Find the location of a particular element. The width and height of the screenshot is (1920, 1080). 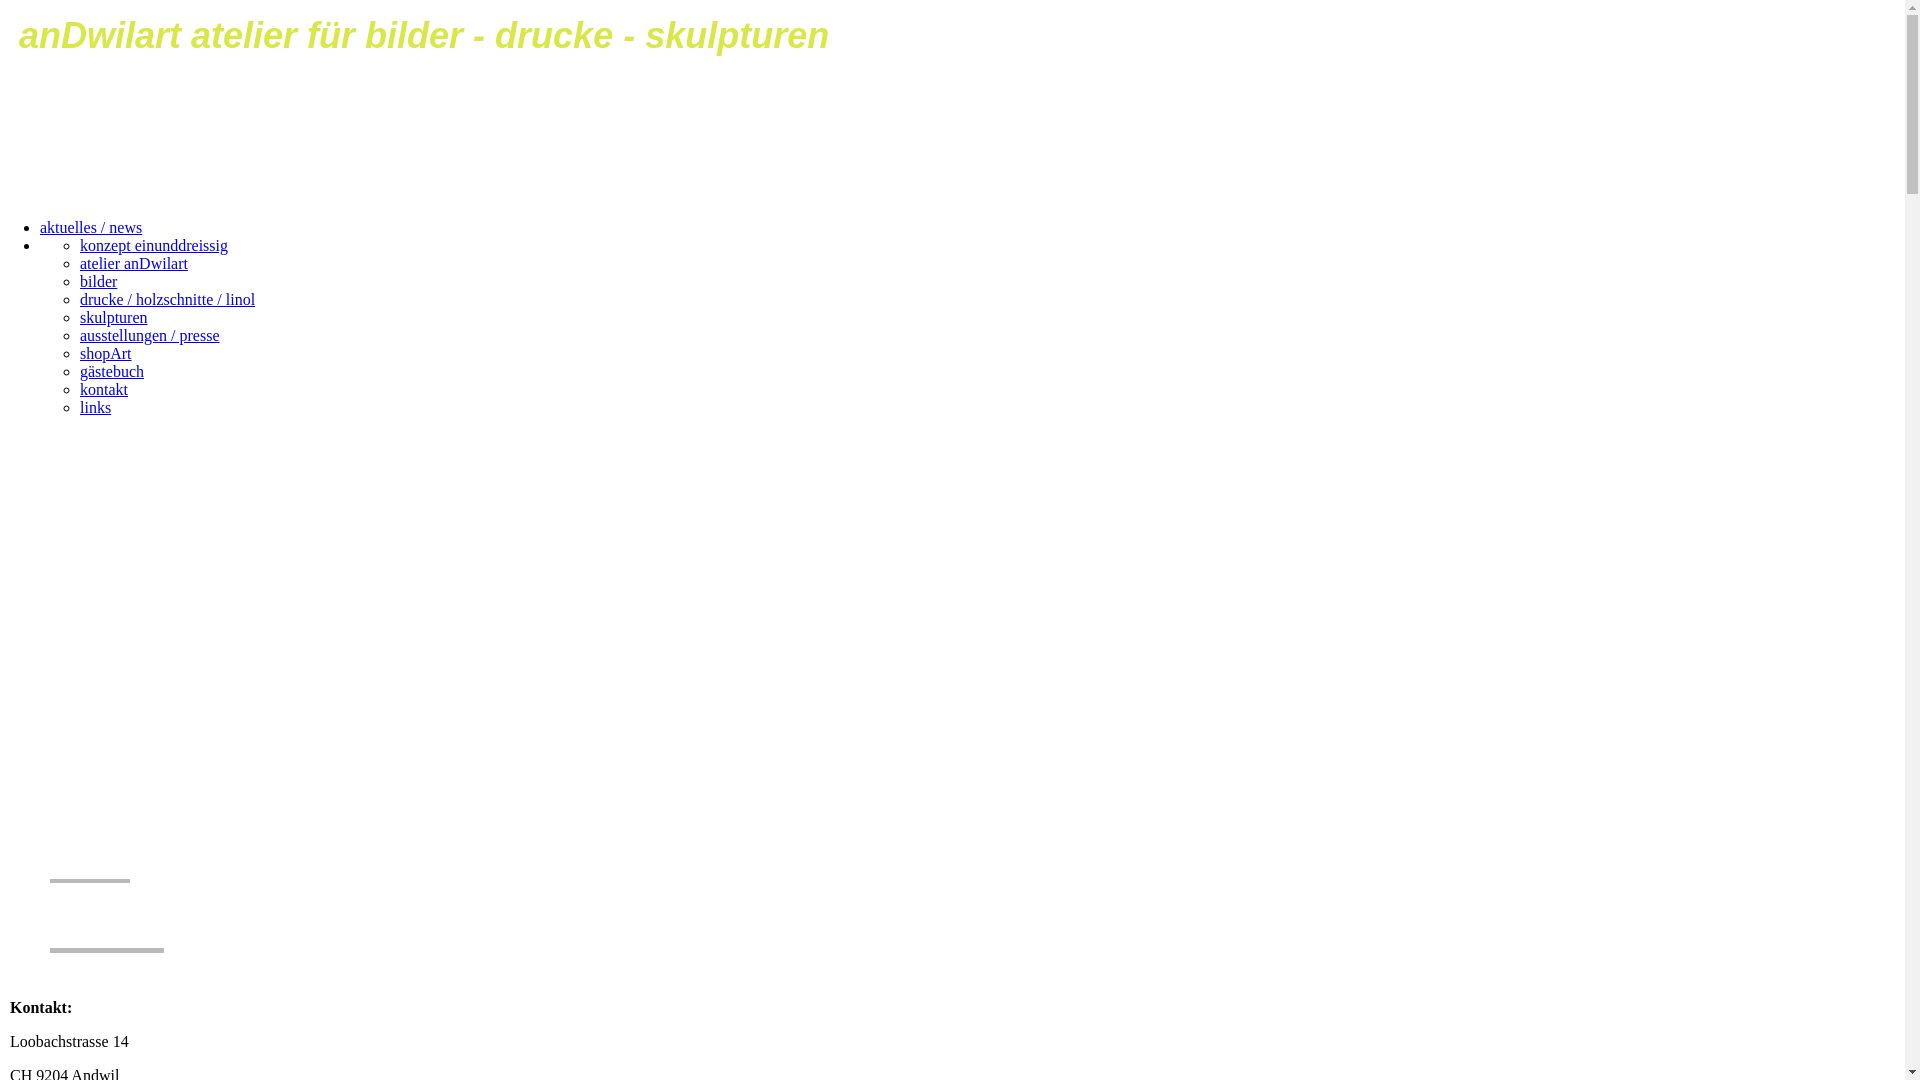

'drucke / holzschnitte / linol' is located at coordinates (167, 299).